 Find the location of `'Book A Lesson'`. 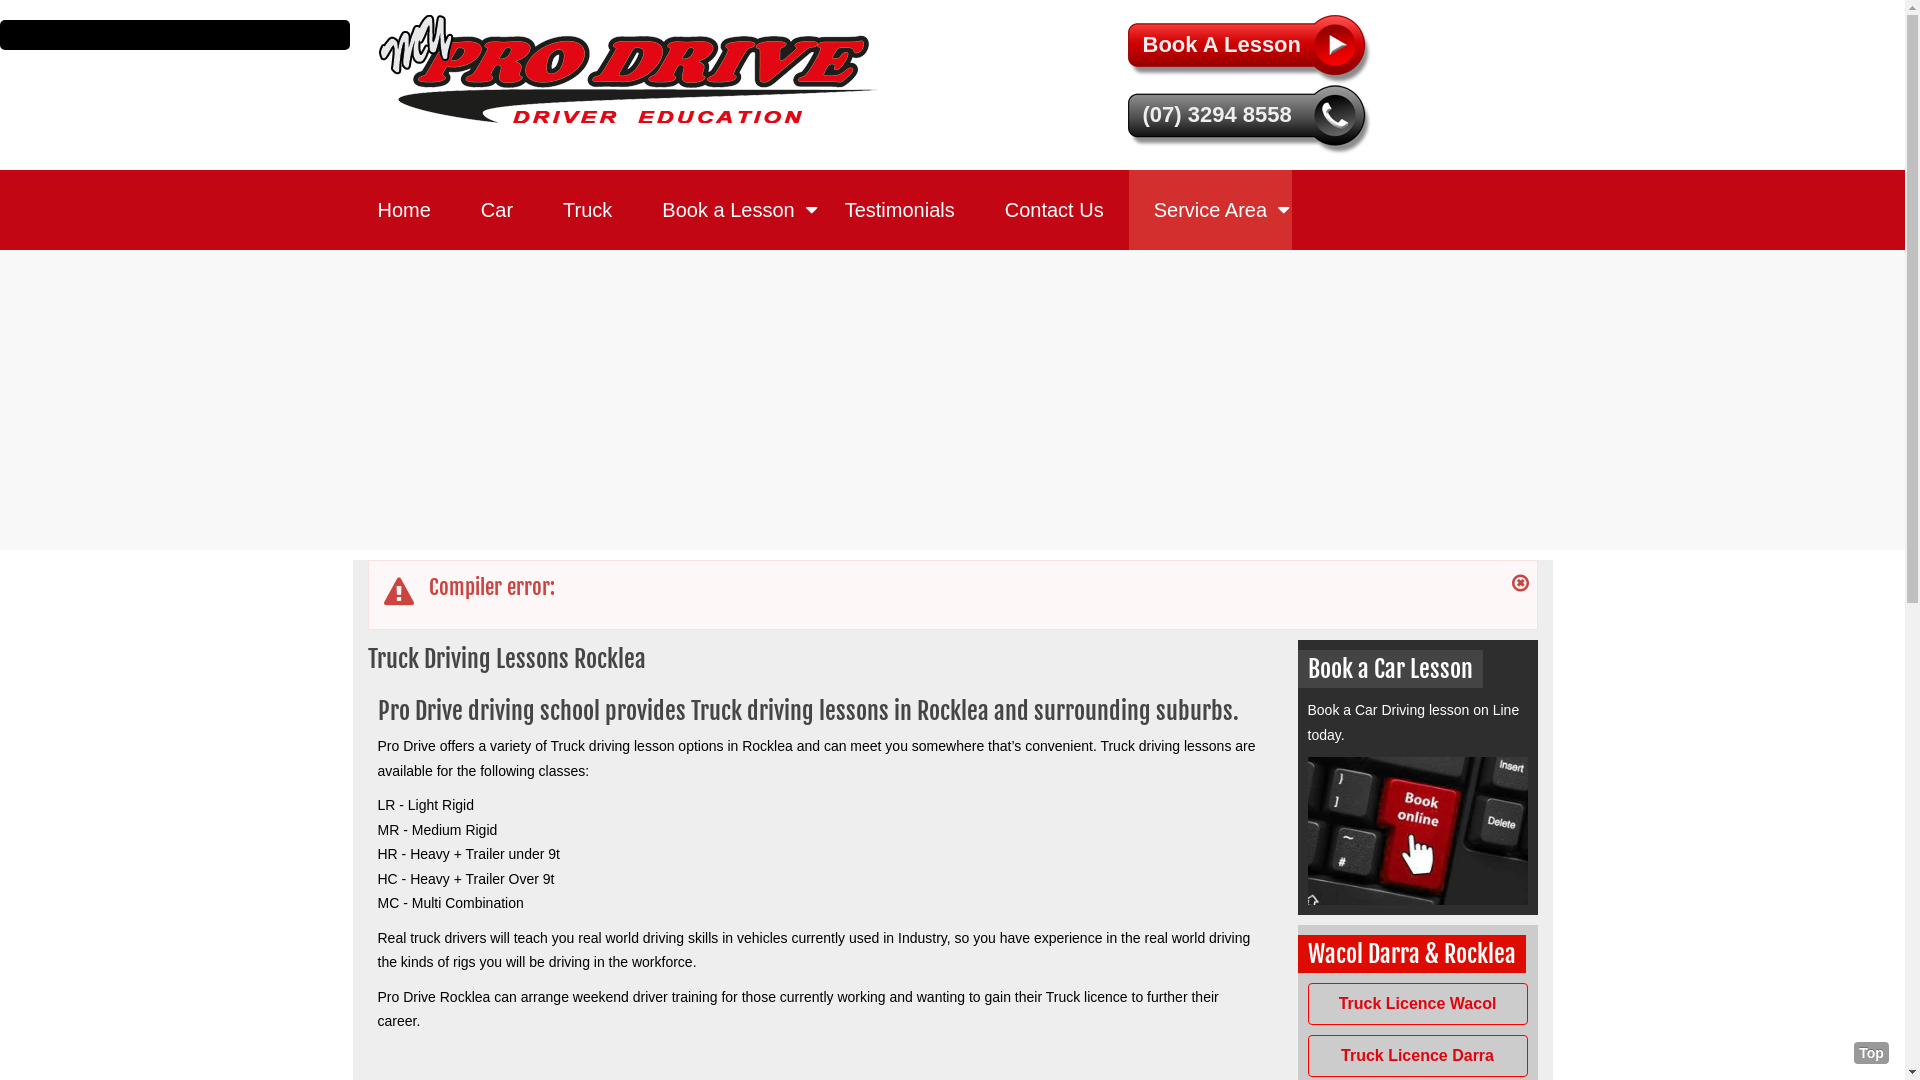

'Book A Lesson' is located at coordinates (1128, 49).